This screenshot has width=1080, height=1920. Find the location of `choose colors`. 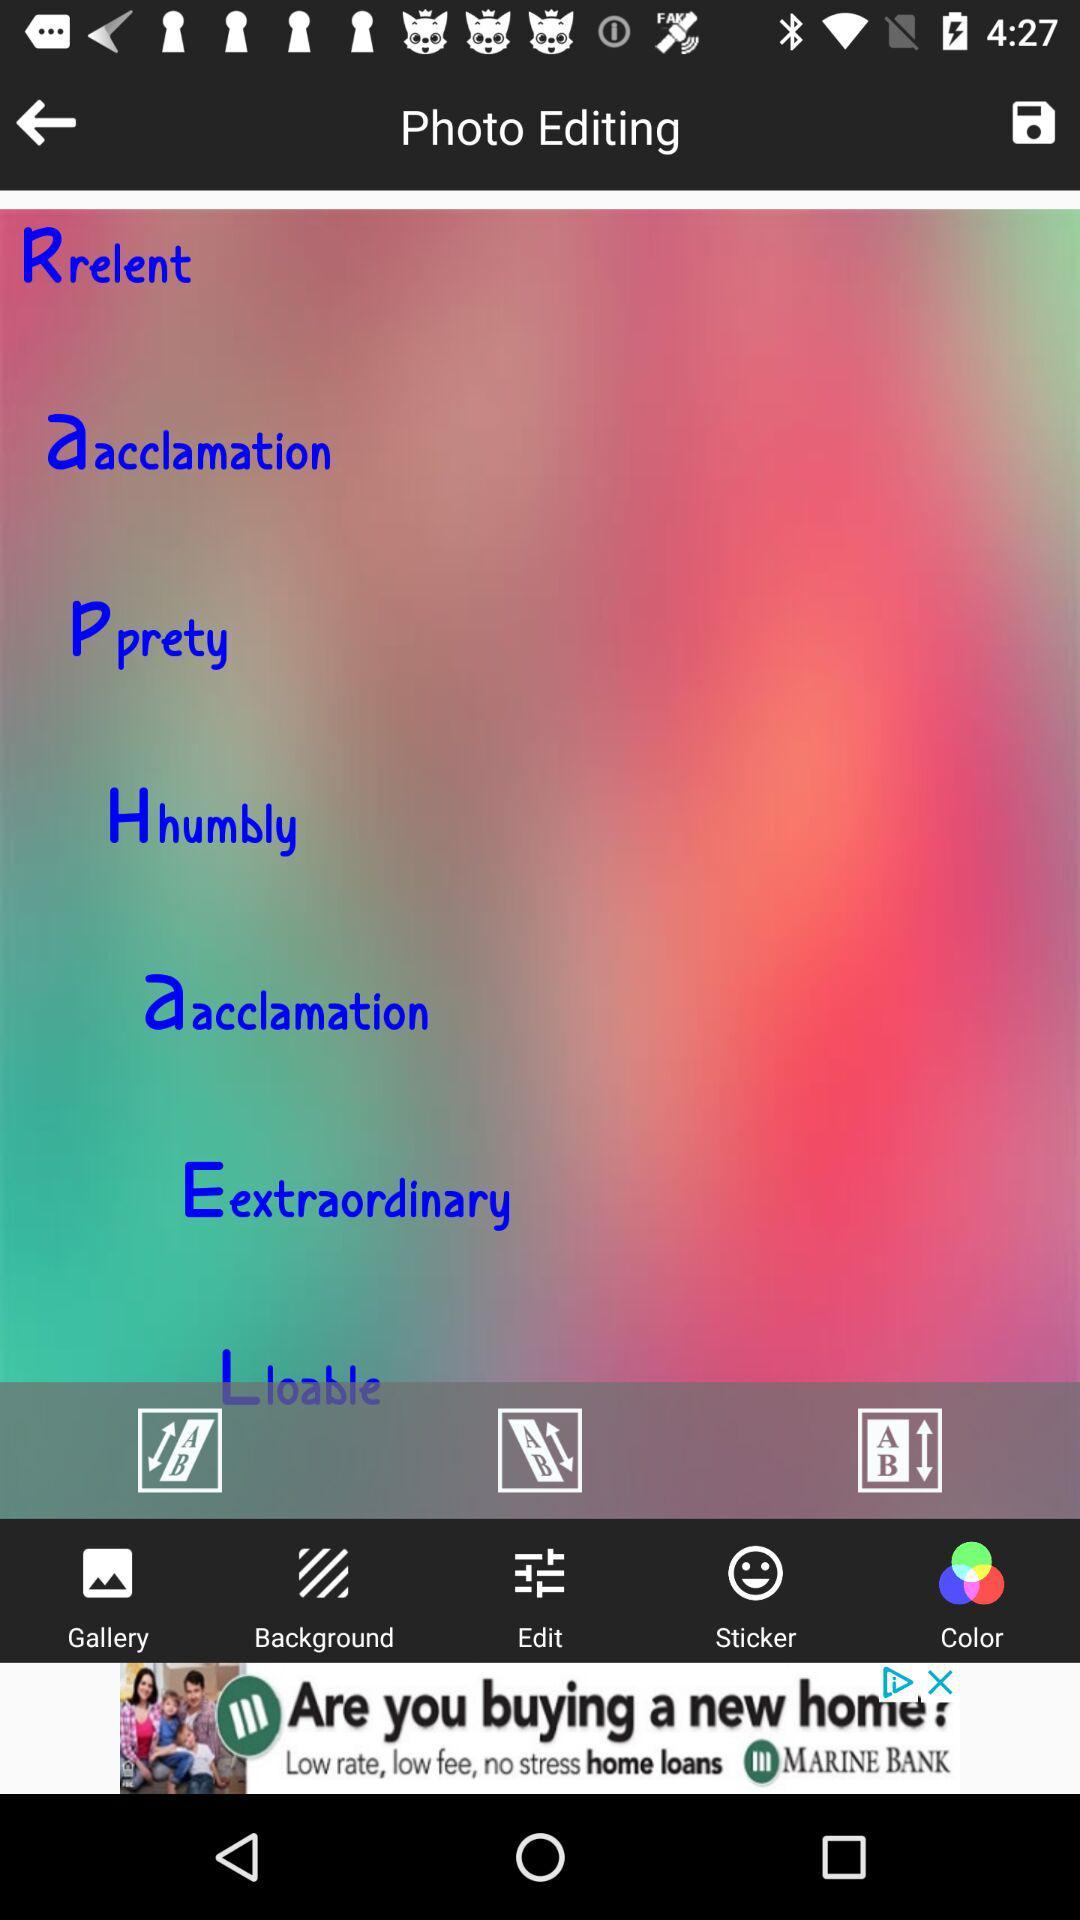

choose colors is located at coordinates (970, 1572).